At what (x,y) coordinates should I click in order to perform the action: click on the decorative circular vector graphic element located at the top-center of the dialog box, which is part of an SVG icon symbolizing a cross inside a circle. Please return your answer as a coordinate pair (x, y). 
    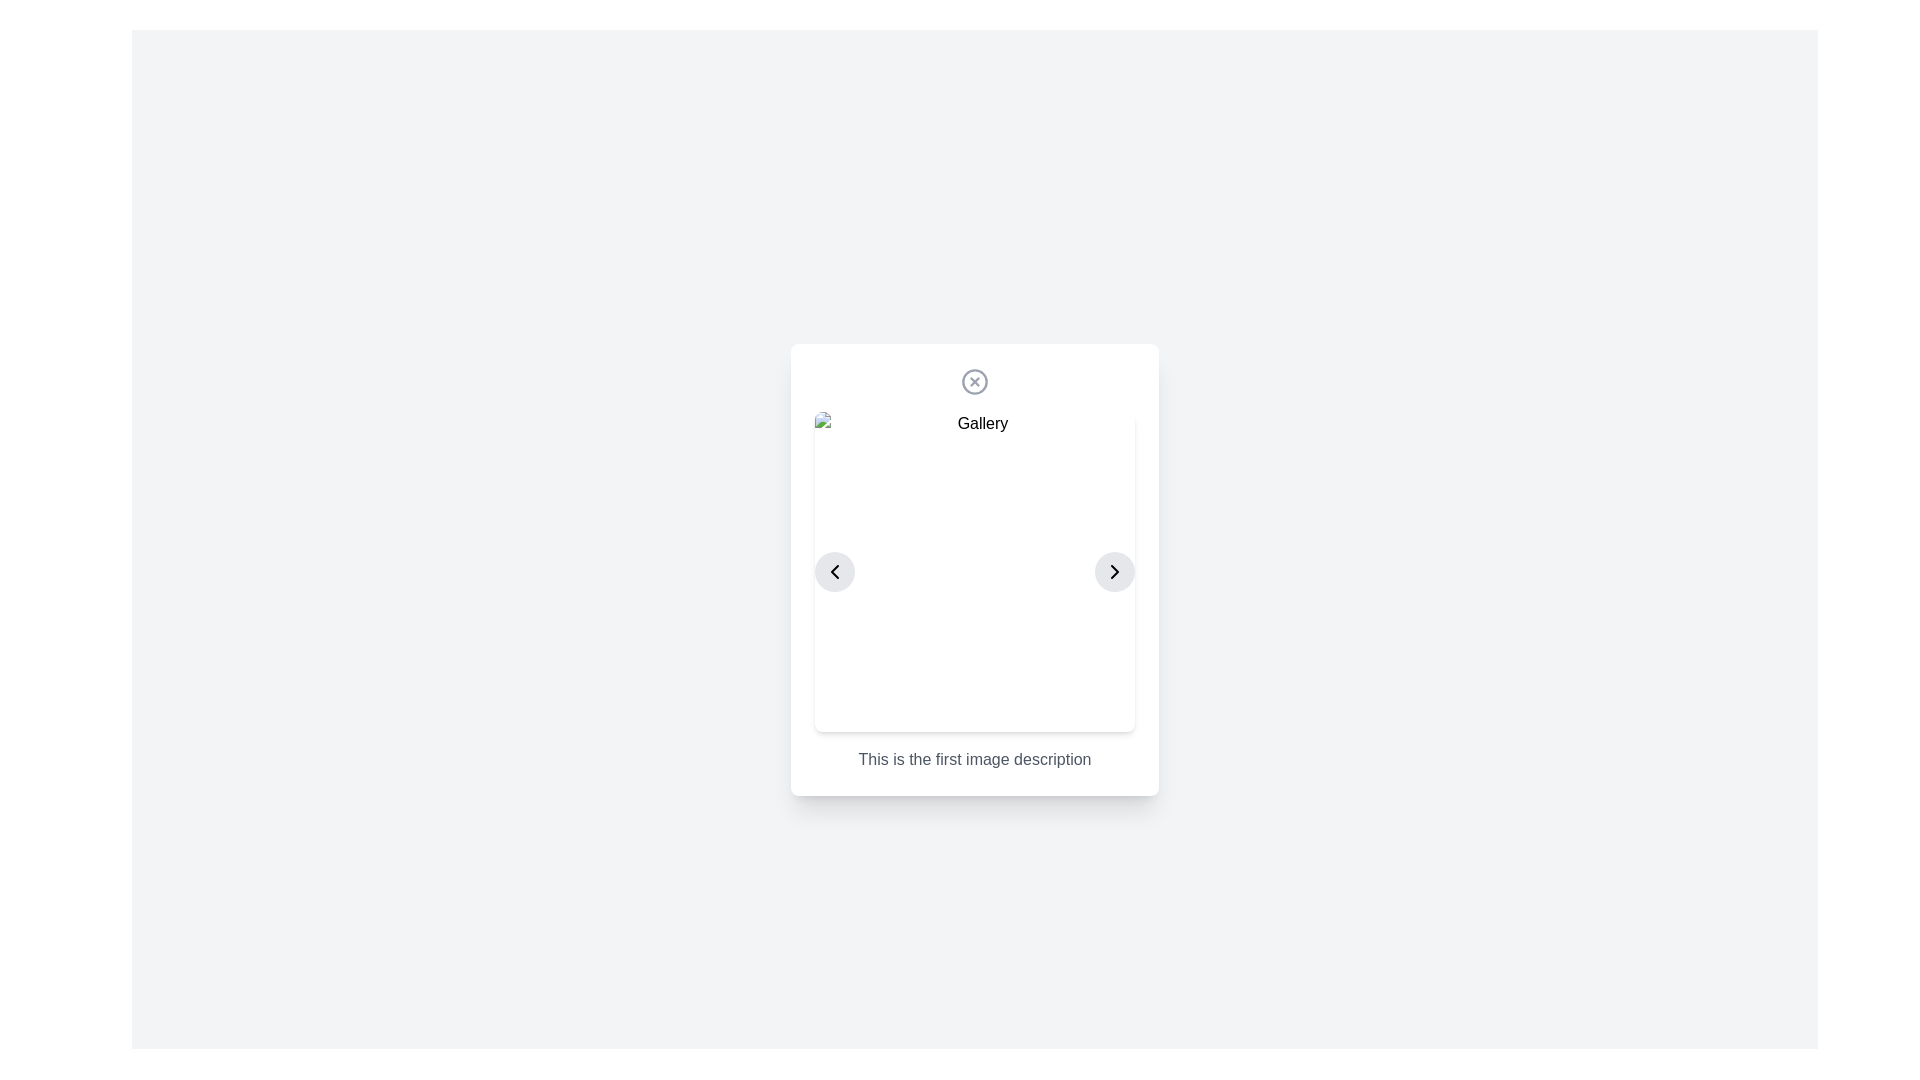
    Looking at the image, I should click on (974, 381).